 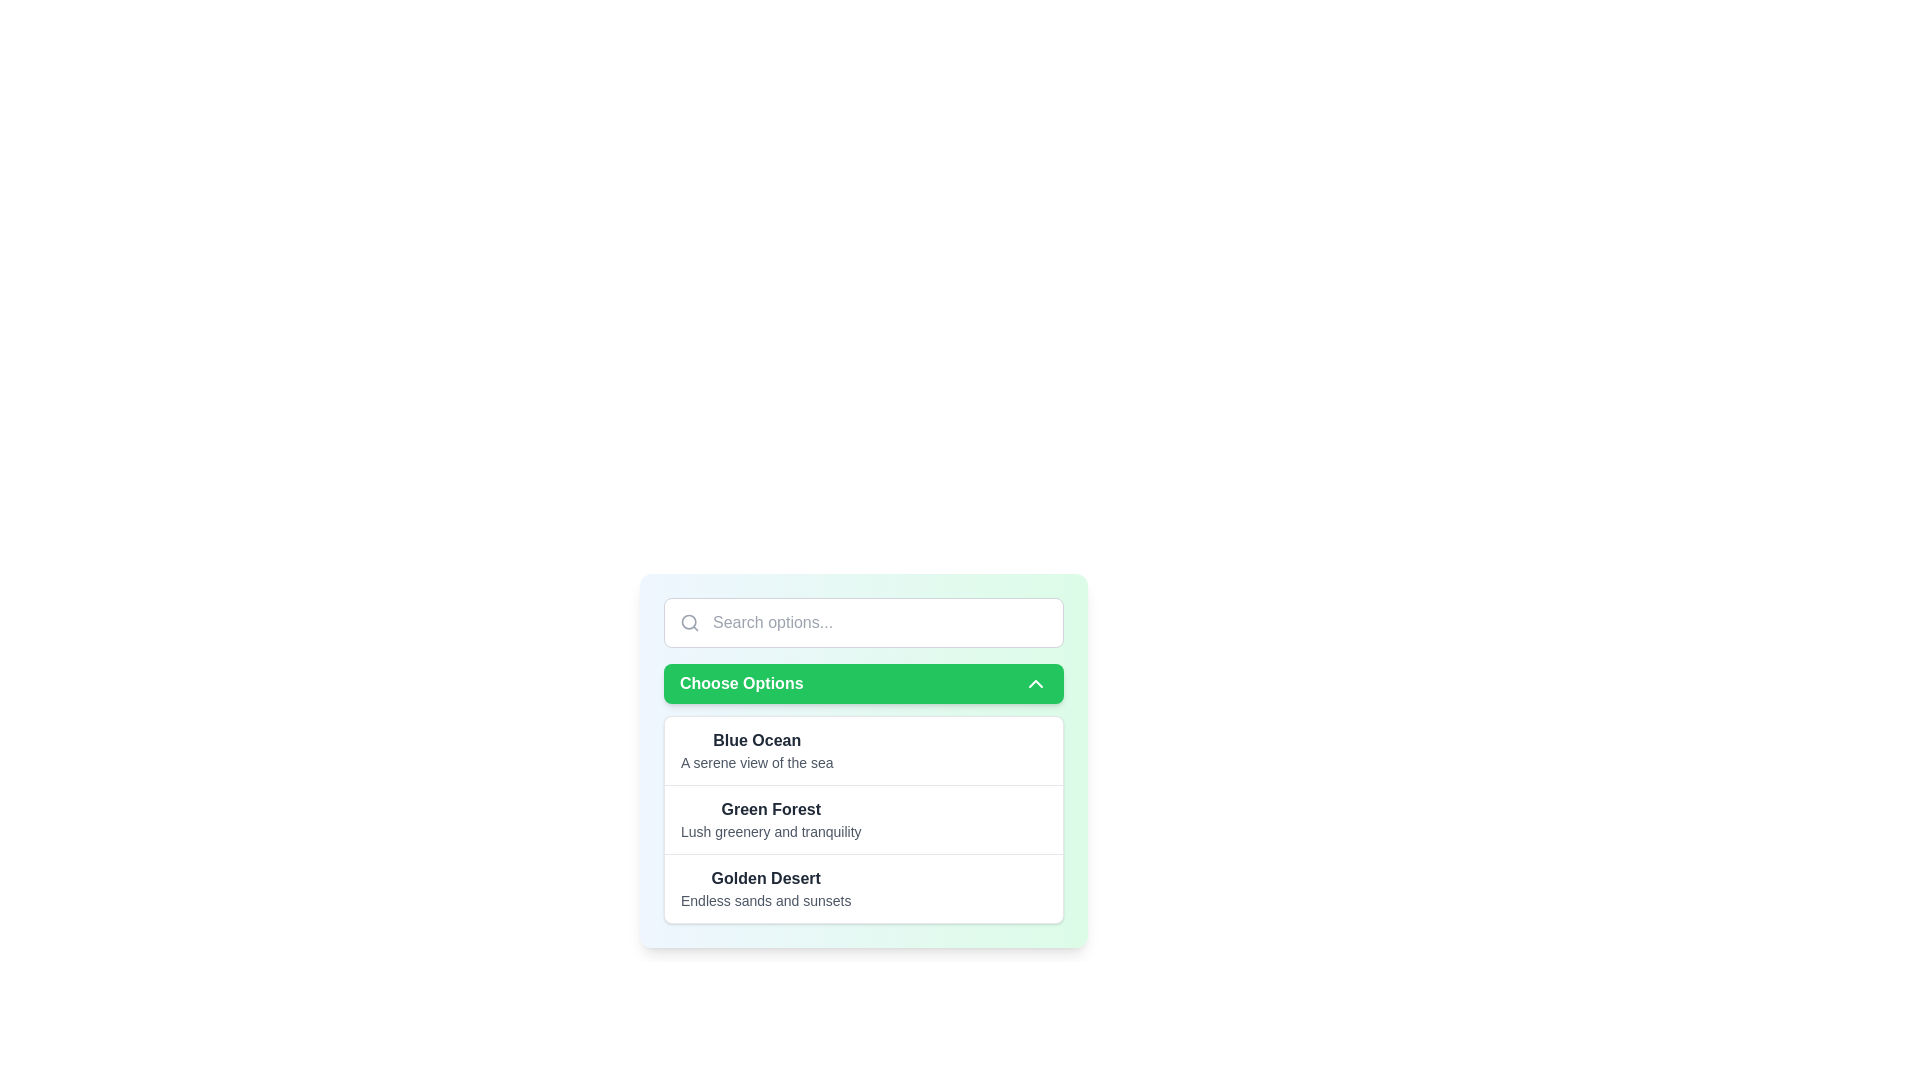 What do you see at coordinates (1036, 682) in the screenshot?
I see `the interactive icon located on the right border of the green 'Choose Options' button to observe potential hover effects` at bounding box center [1036, 682].